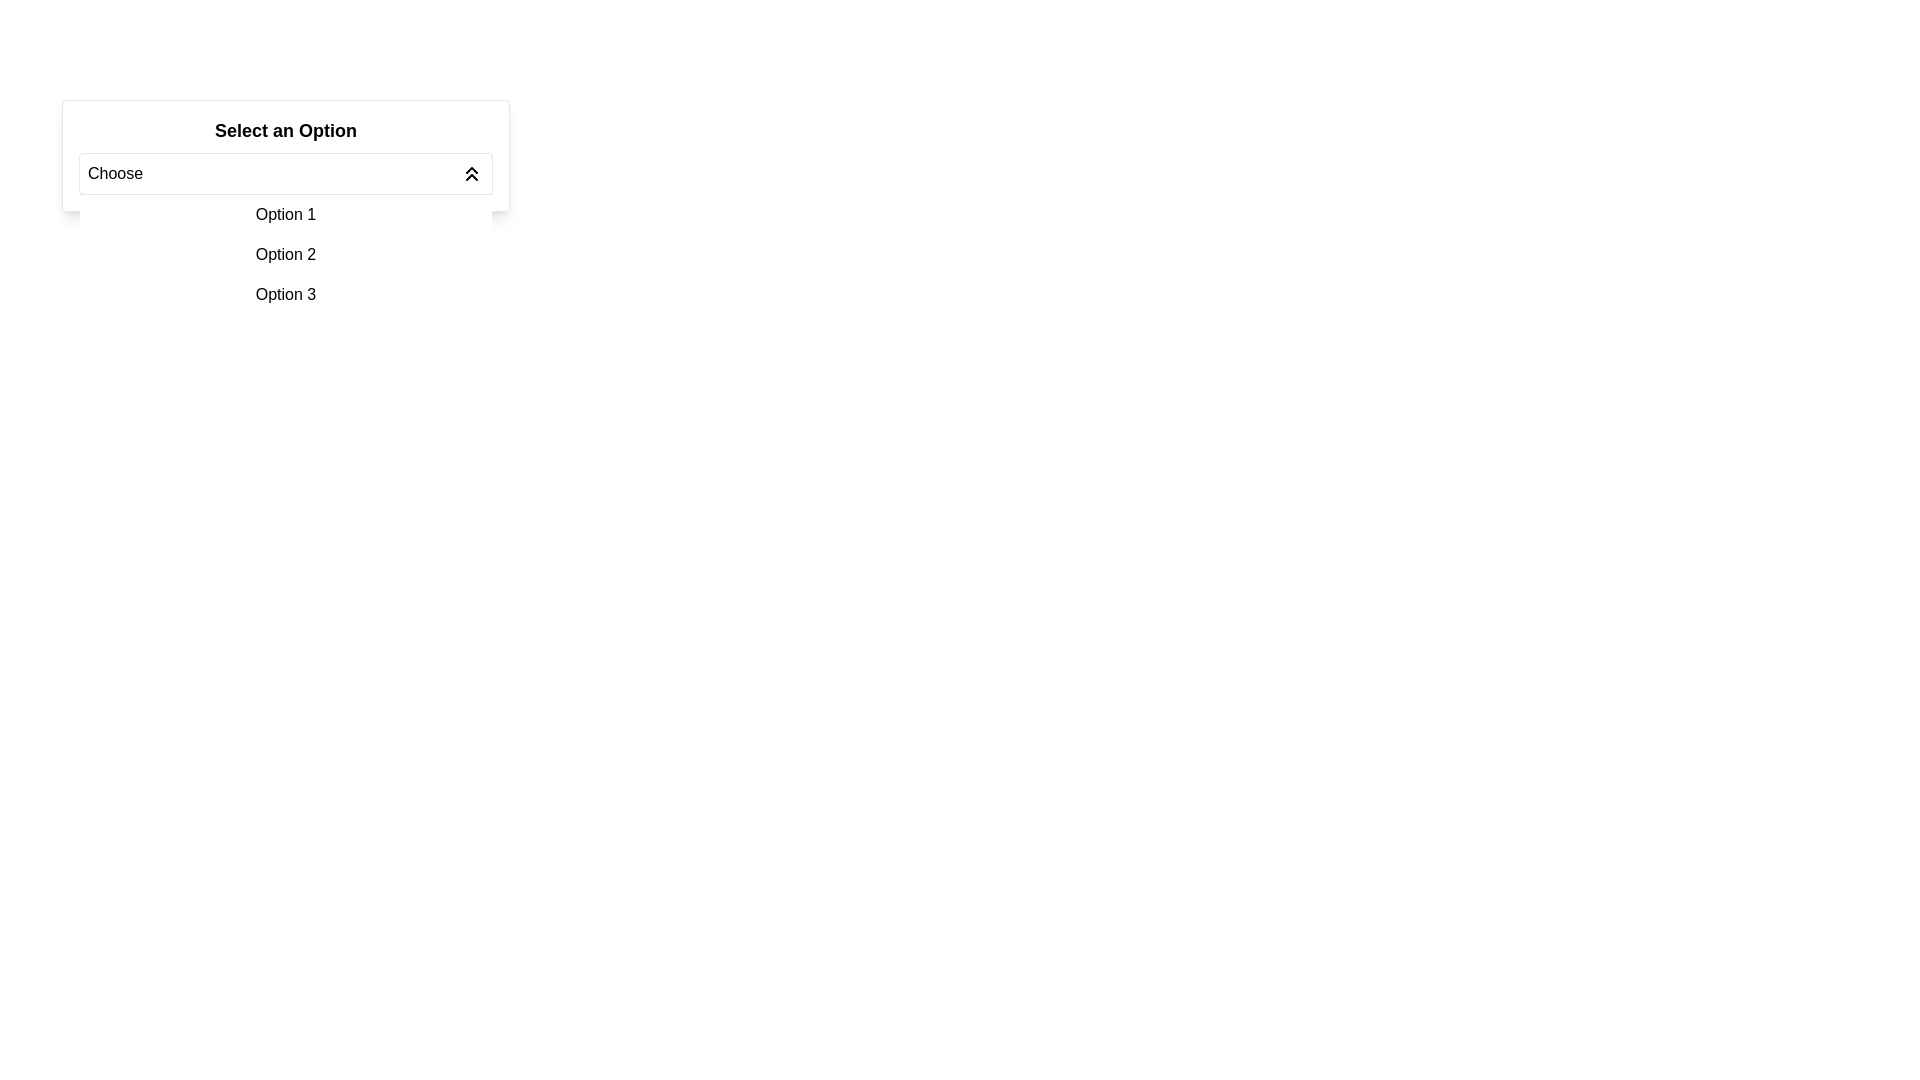 This screenshot has height=1080, width=1920. I want to click on an option in the dropdown menu located beneath the 'Choose' label to make a selection, so click(285, 253).